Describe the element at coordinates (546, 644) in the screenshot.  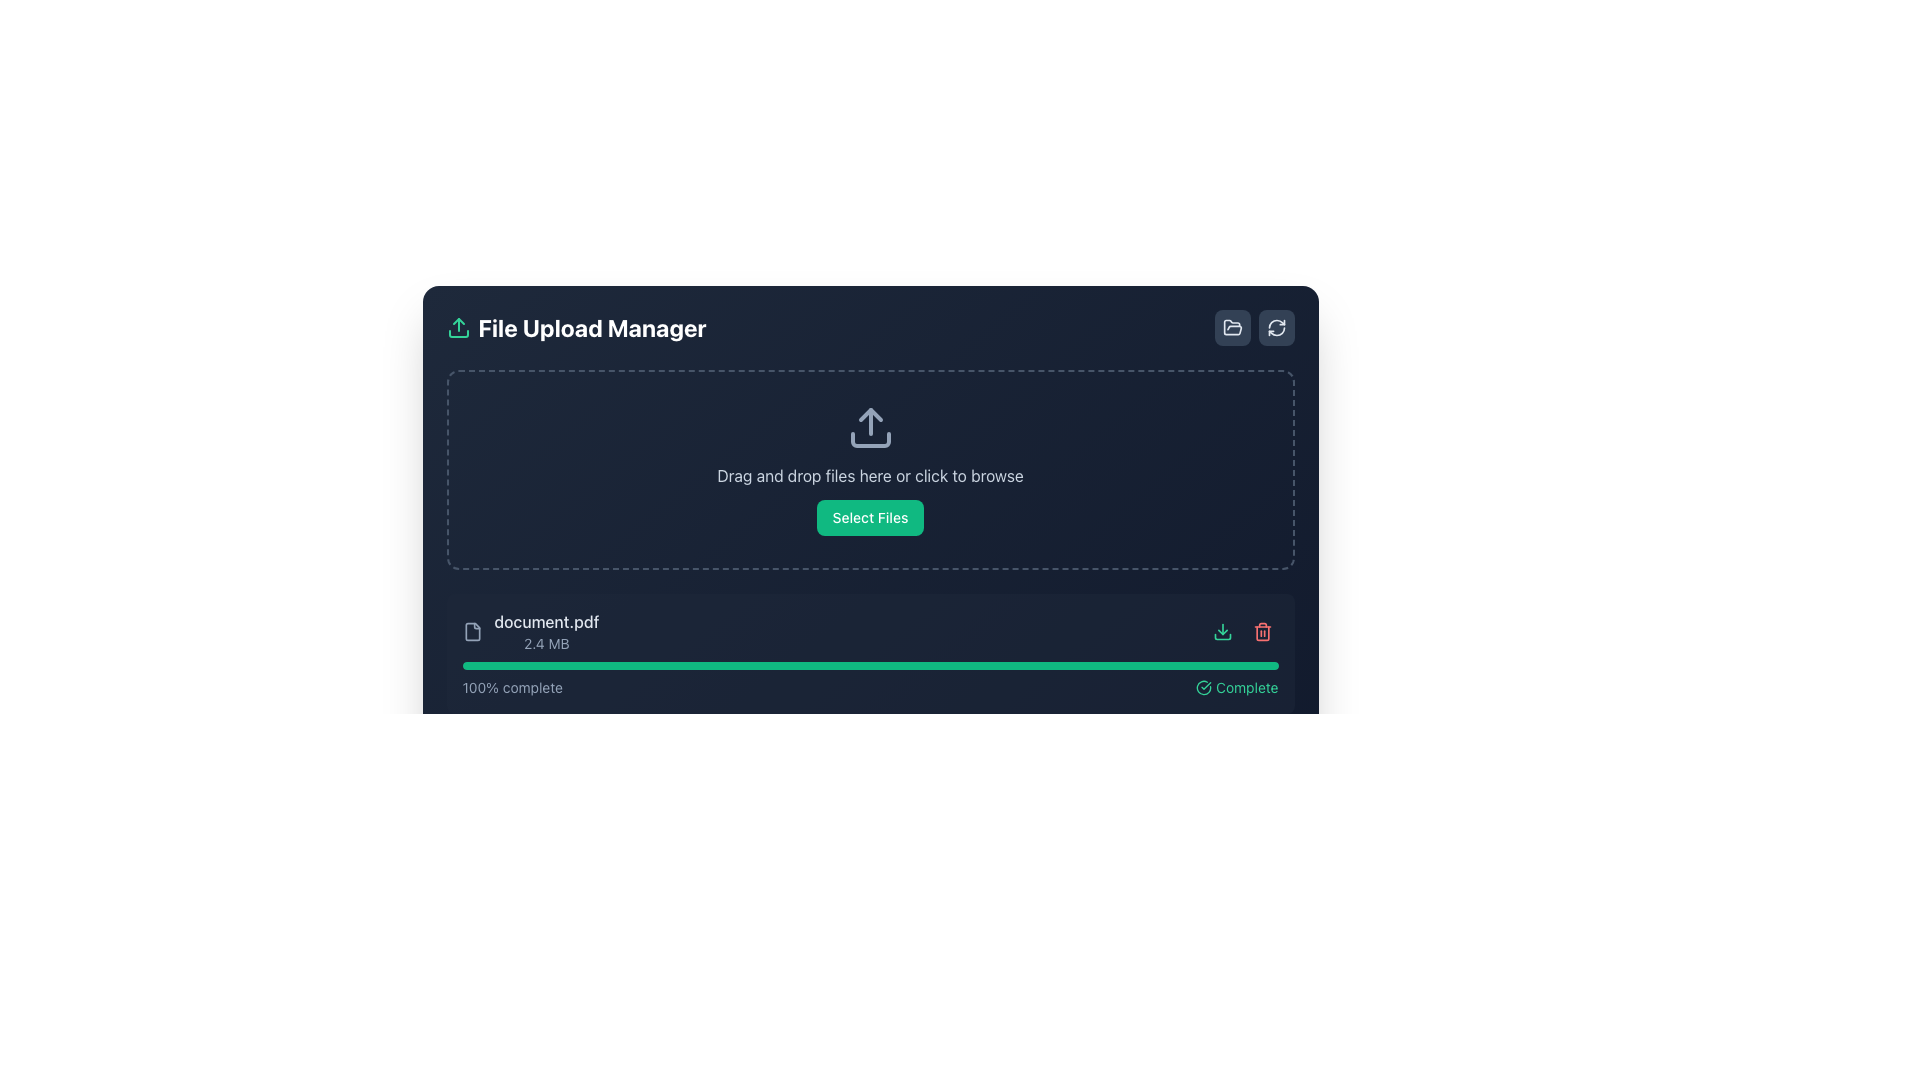
I see `the text label displaying '2.4 MB', which is styled in light gray and positioned below the 'document.pdf' label` at that location.